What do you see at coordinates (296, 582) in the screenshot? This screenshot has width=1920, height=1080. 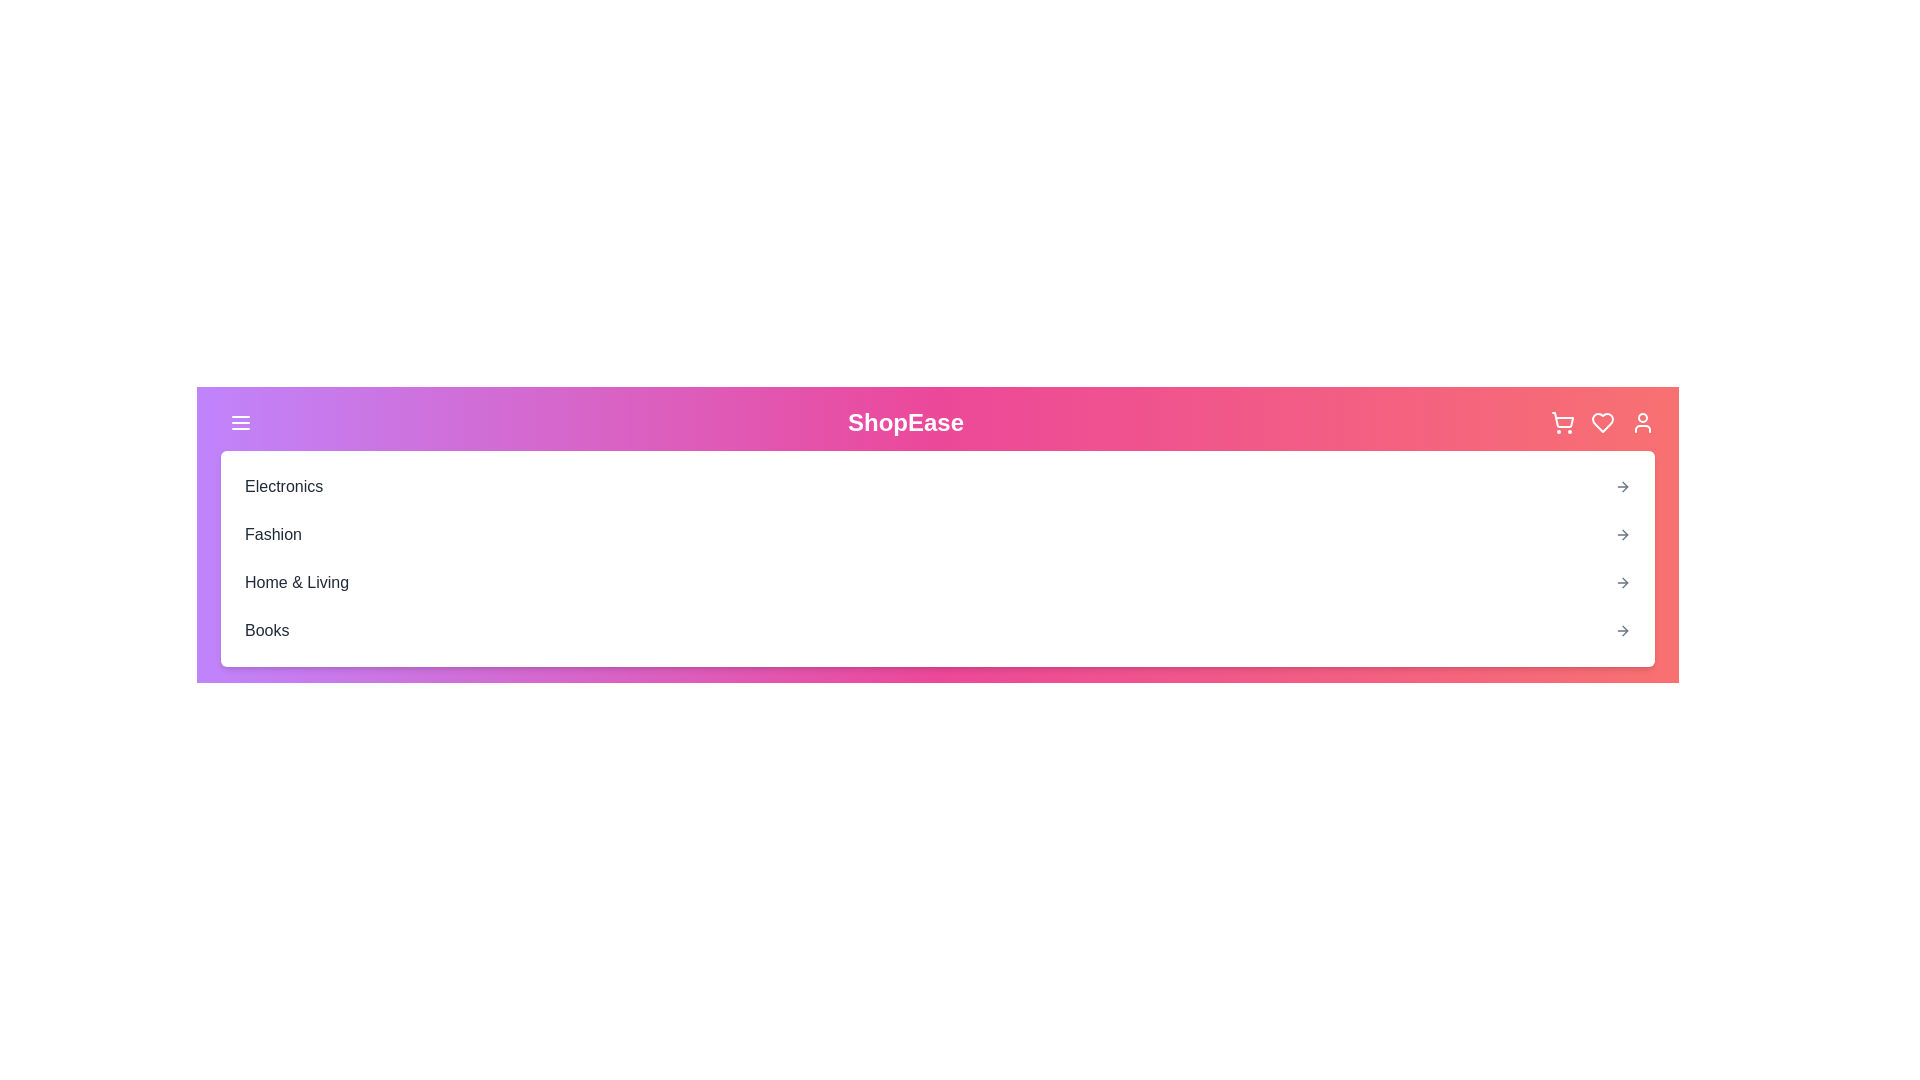 I see `the category Home & Living from the dropdown menu` at bounding box center [296, 582].